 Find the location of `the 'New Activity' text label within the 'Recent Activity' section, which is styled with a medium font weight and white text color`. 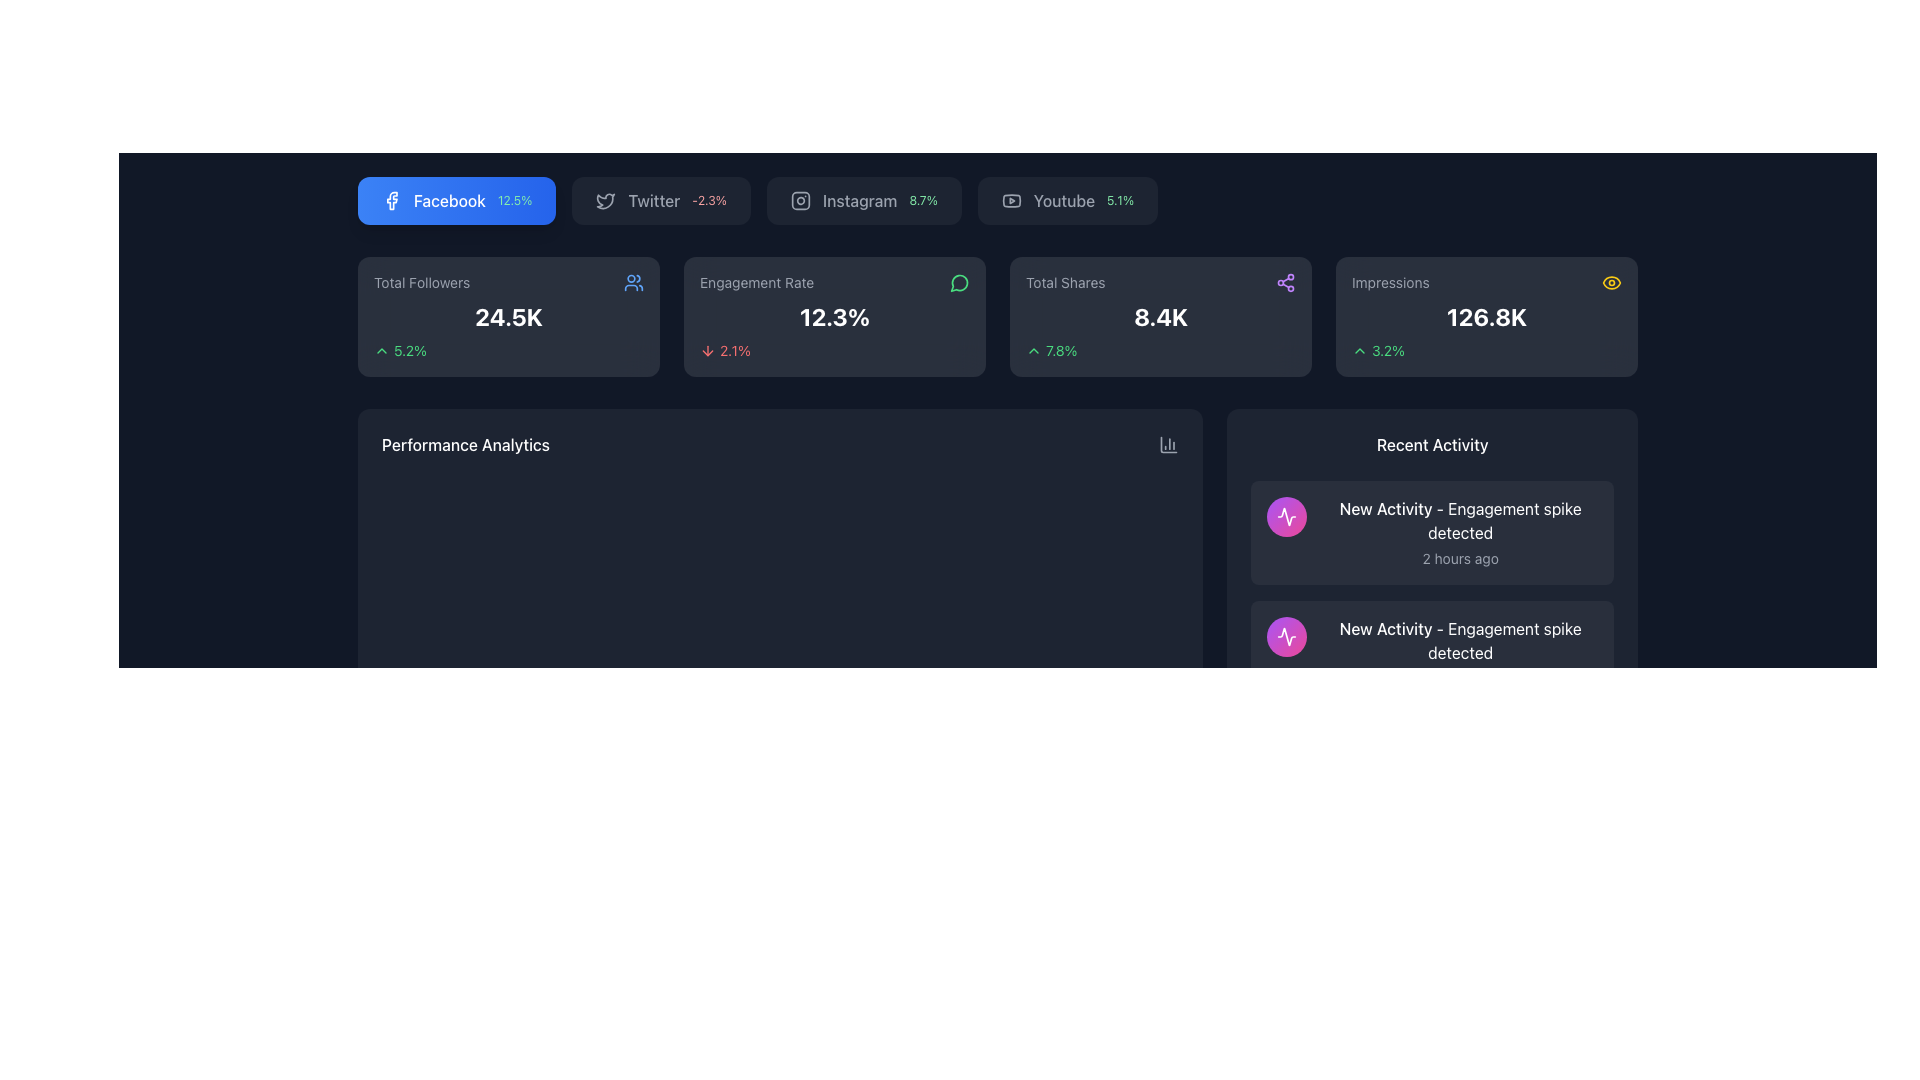

the 'New Activity' text label within the 'Recent Activity' section, which is styled with a medium font weight and white text color is located at coordinates (1385, 627).